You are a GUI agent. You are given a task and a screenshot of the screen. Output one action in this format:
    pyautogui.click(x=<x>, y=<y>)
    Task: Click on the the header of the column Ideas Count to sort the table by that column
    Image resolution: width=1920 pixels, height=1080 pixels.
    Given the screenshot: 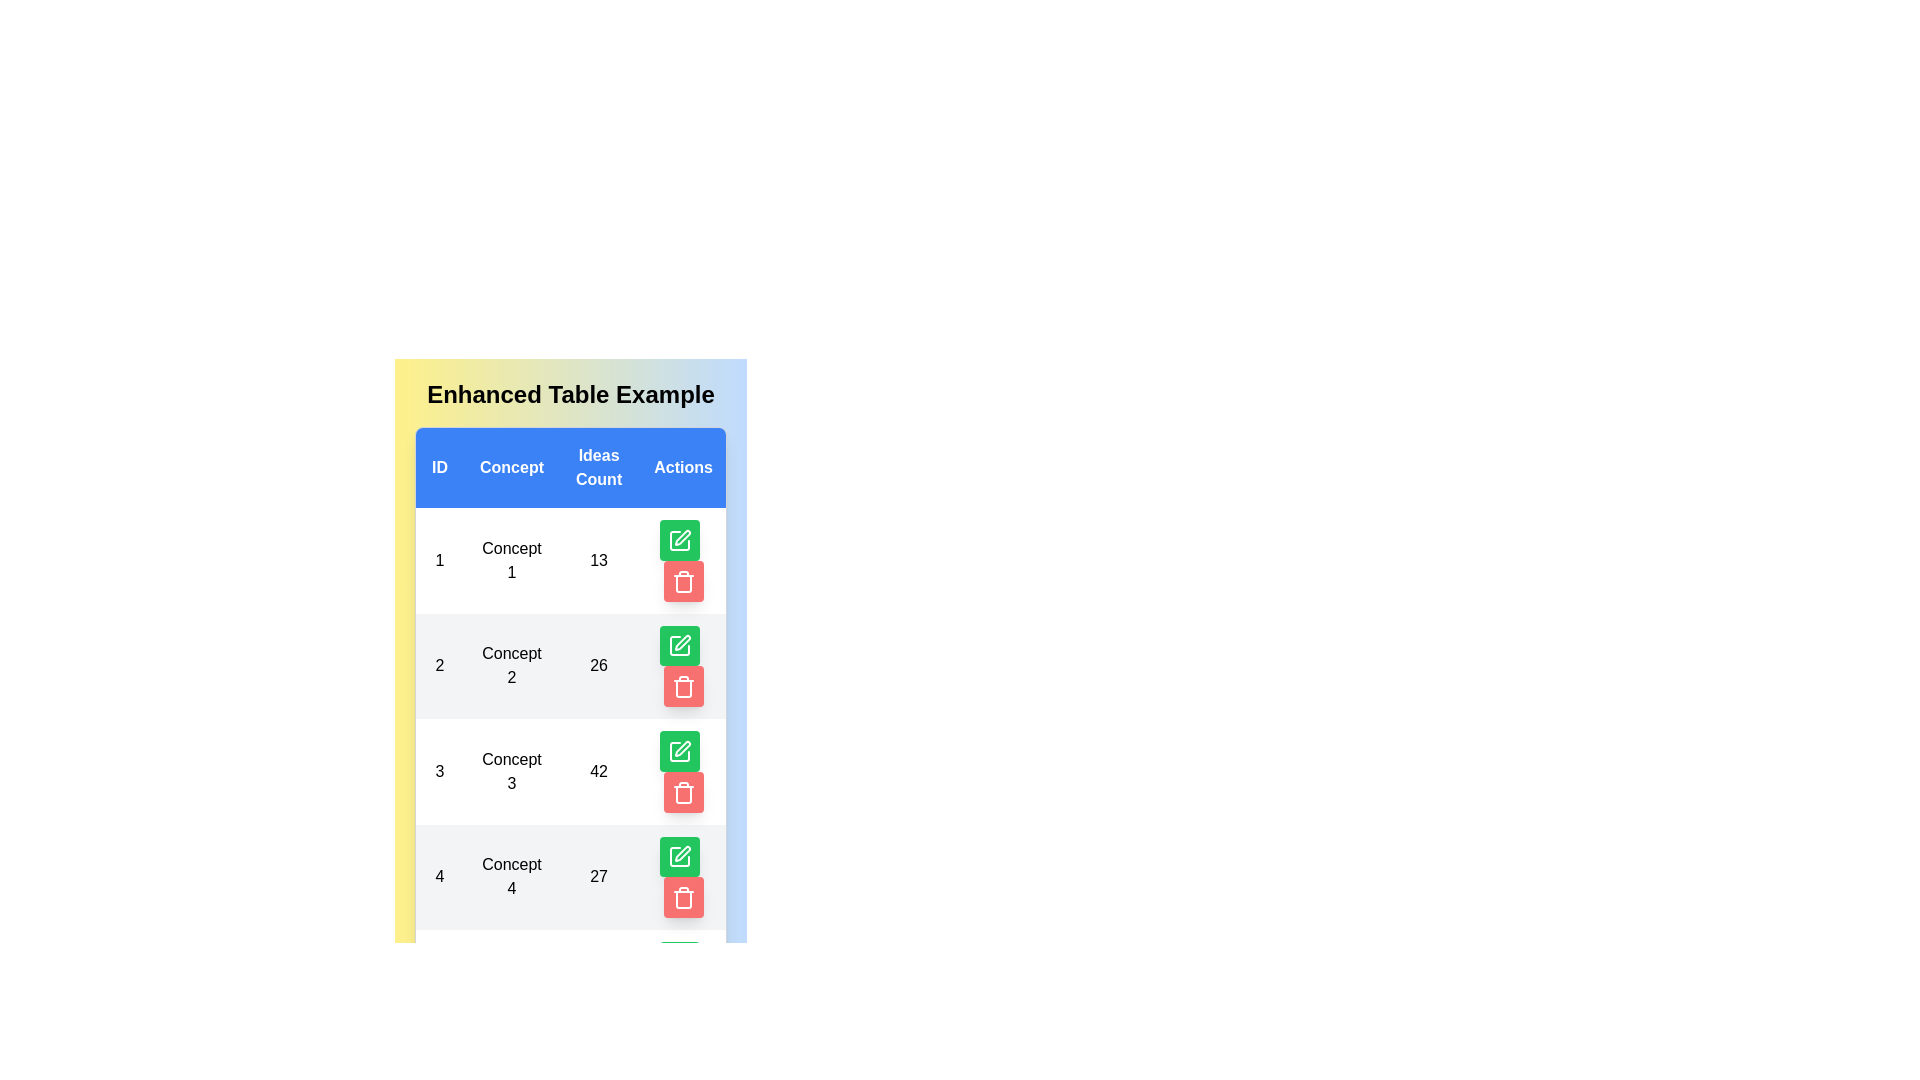 What is the action you would take?
    pyautogui.click(x=598, y=467)
    